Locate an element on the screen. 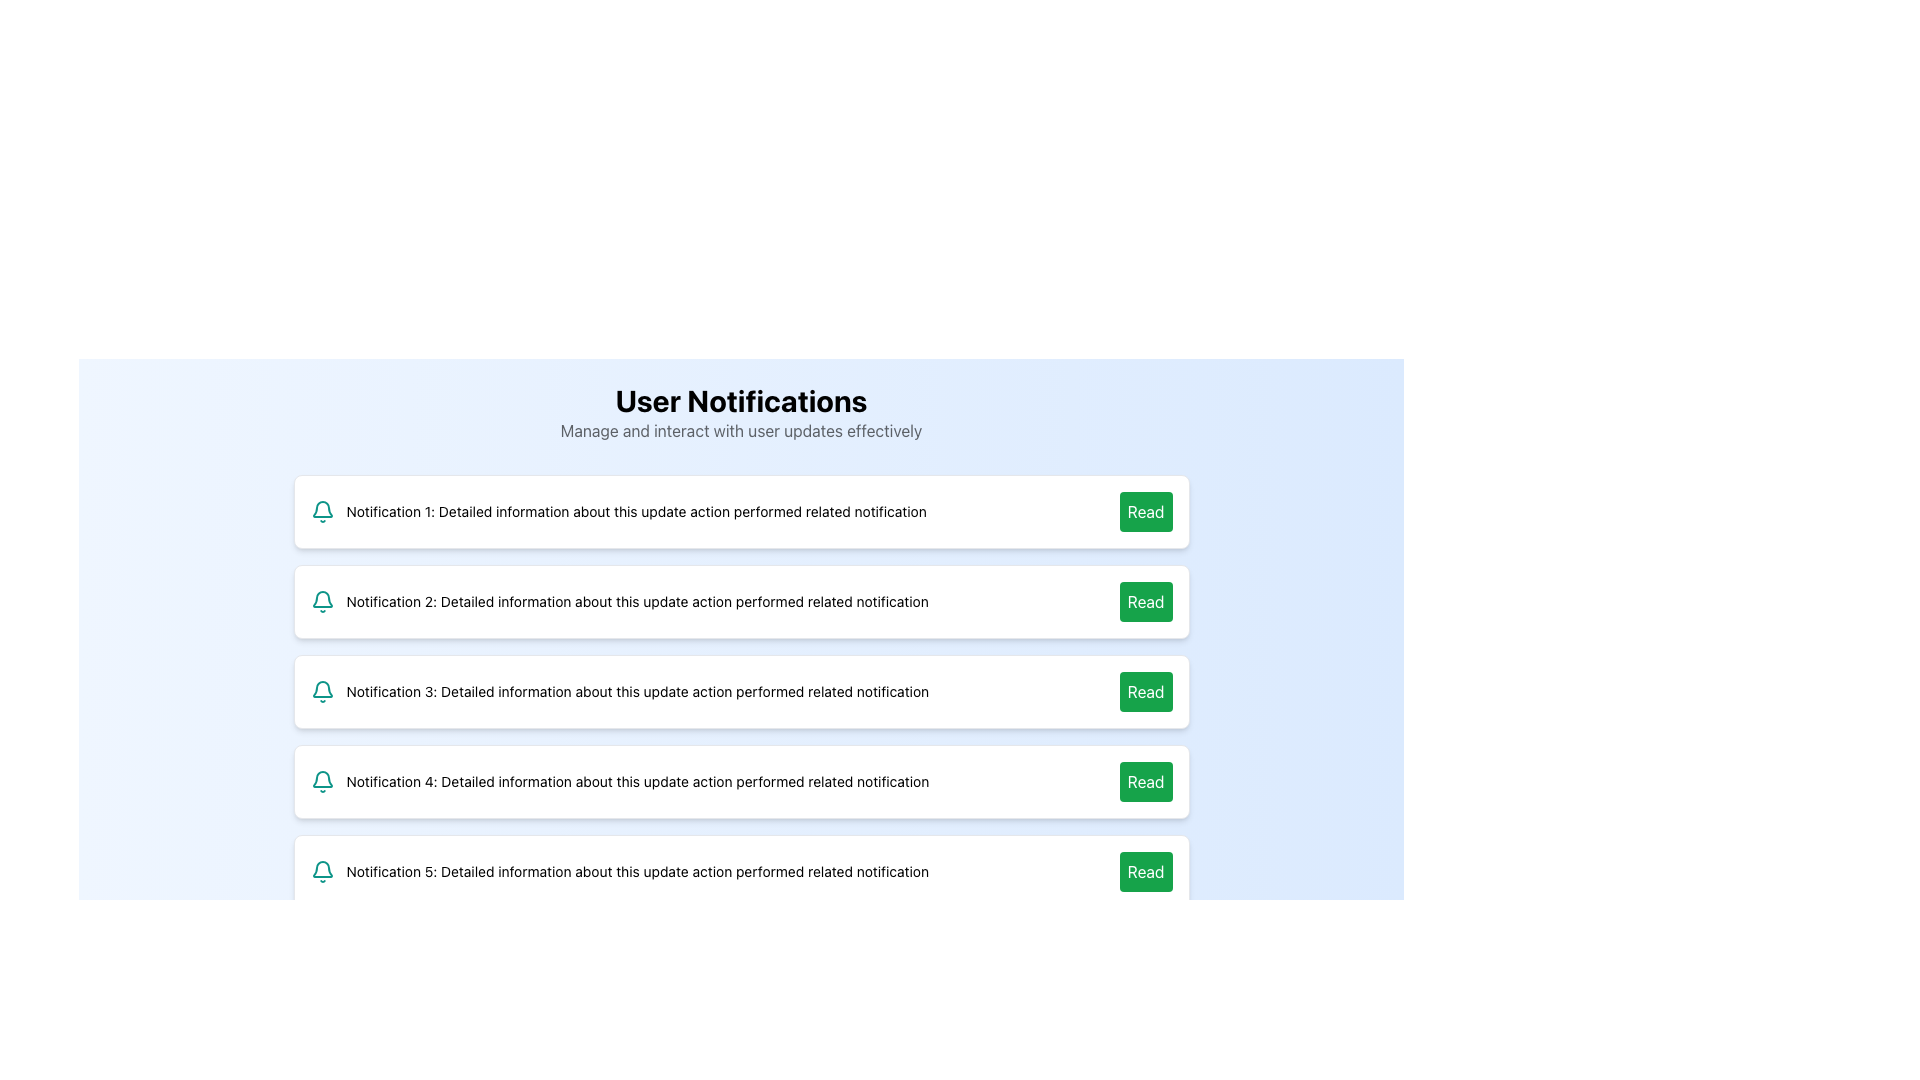 This screenshot has height=1080, width=1920. the fifth Notification Card is located at coordinates (740, 870).